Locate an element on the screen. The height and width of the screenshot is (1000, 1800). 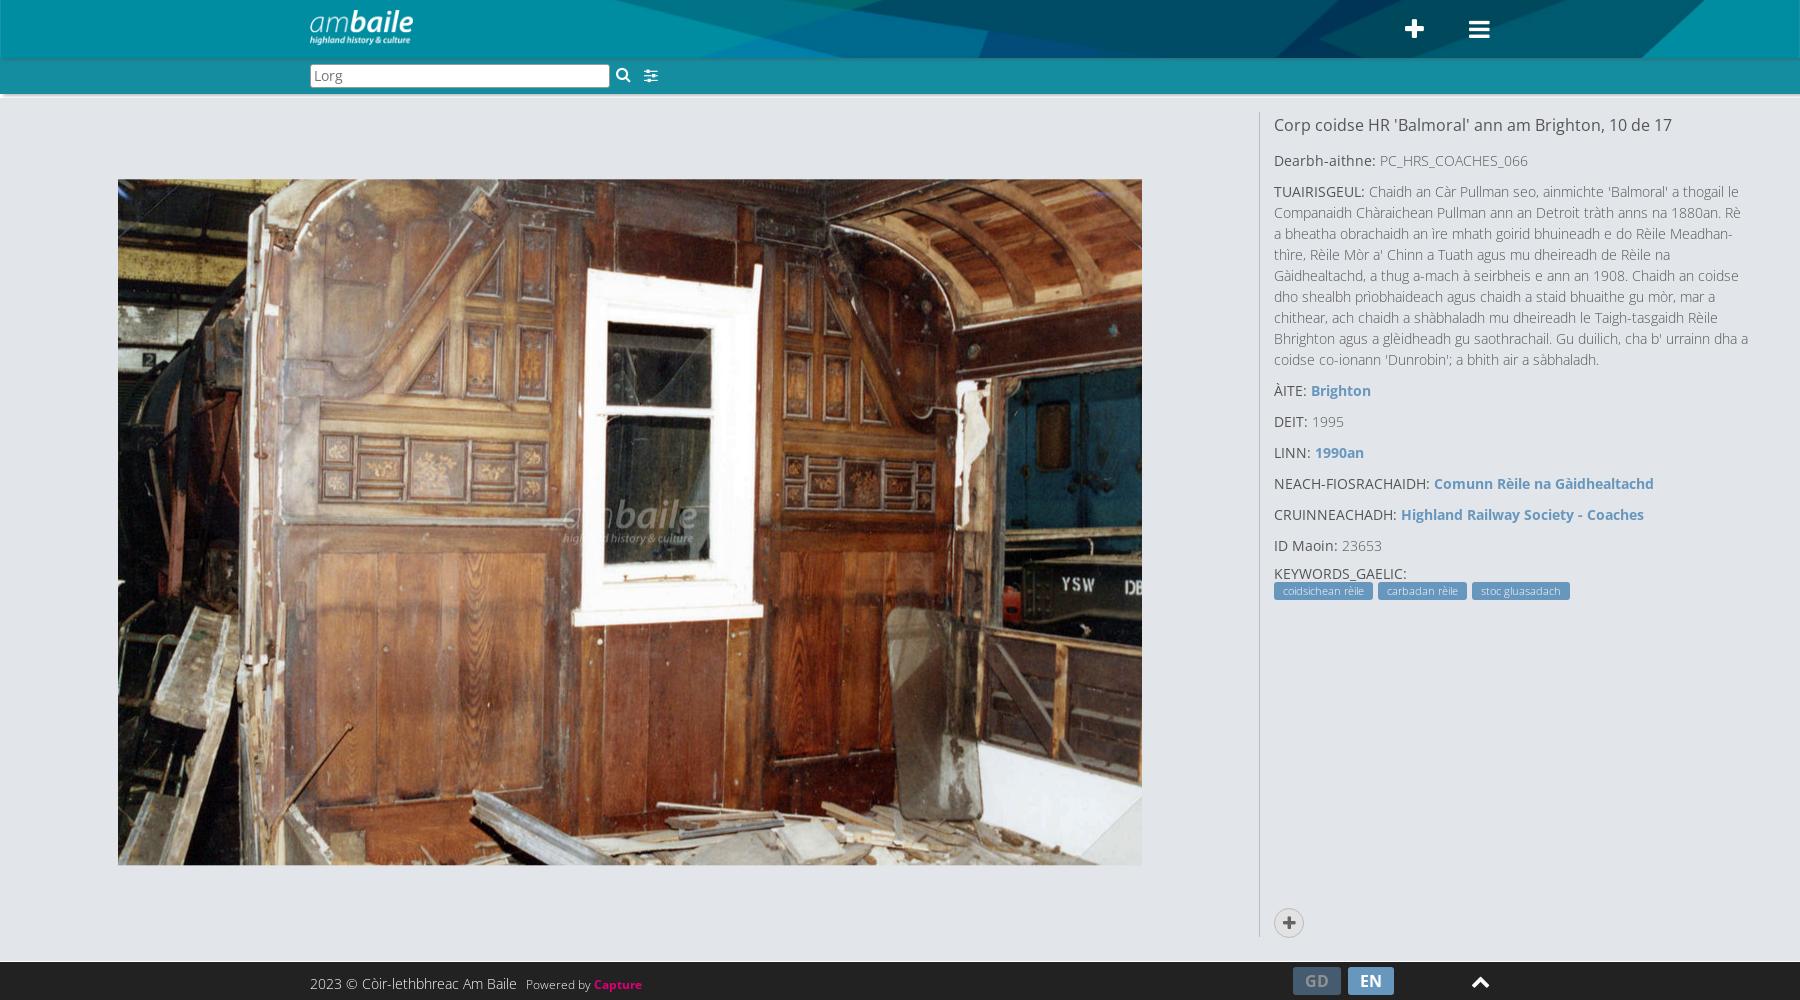
'coidsichean rèile' is located at coordinates (1323, 590).